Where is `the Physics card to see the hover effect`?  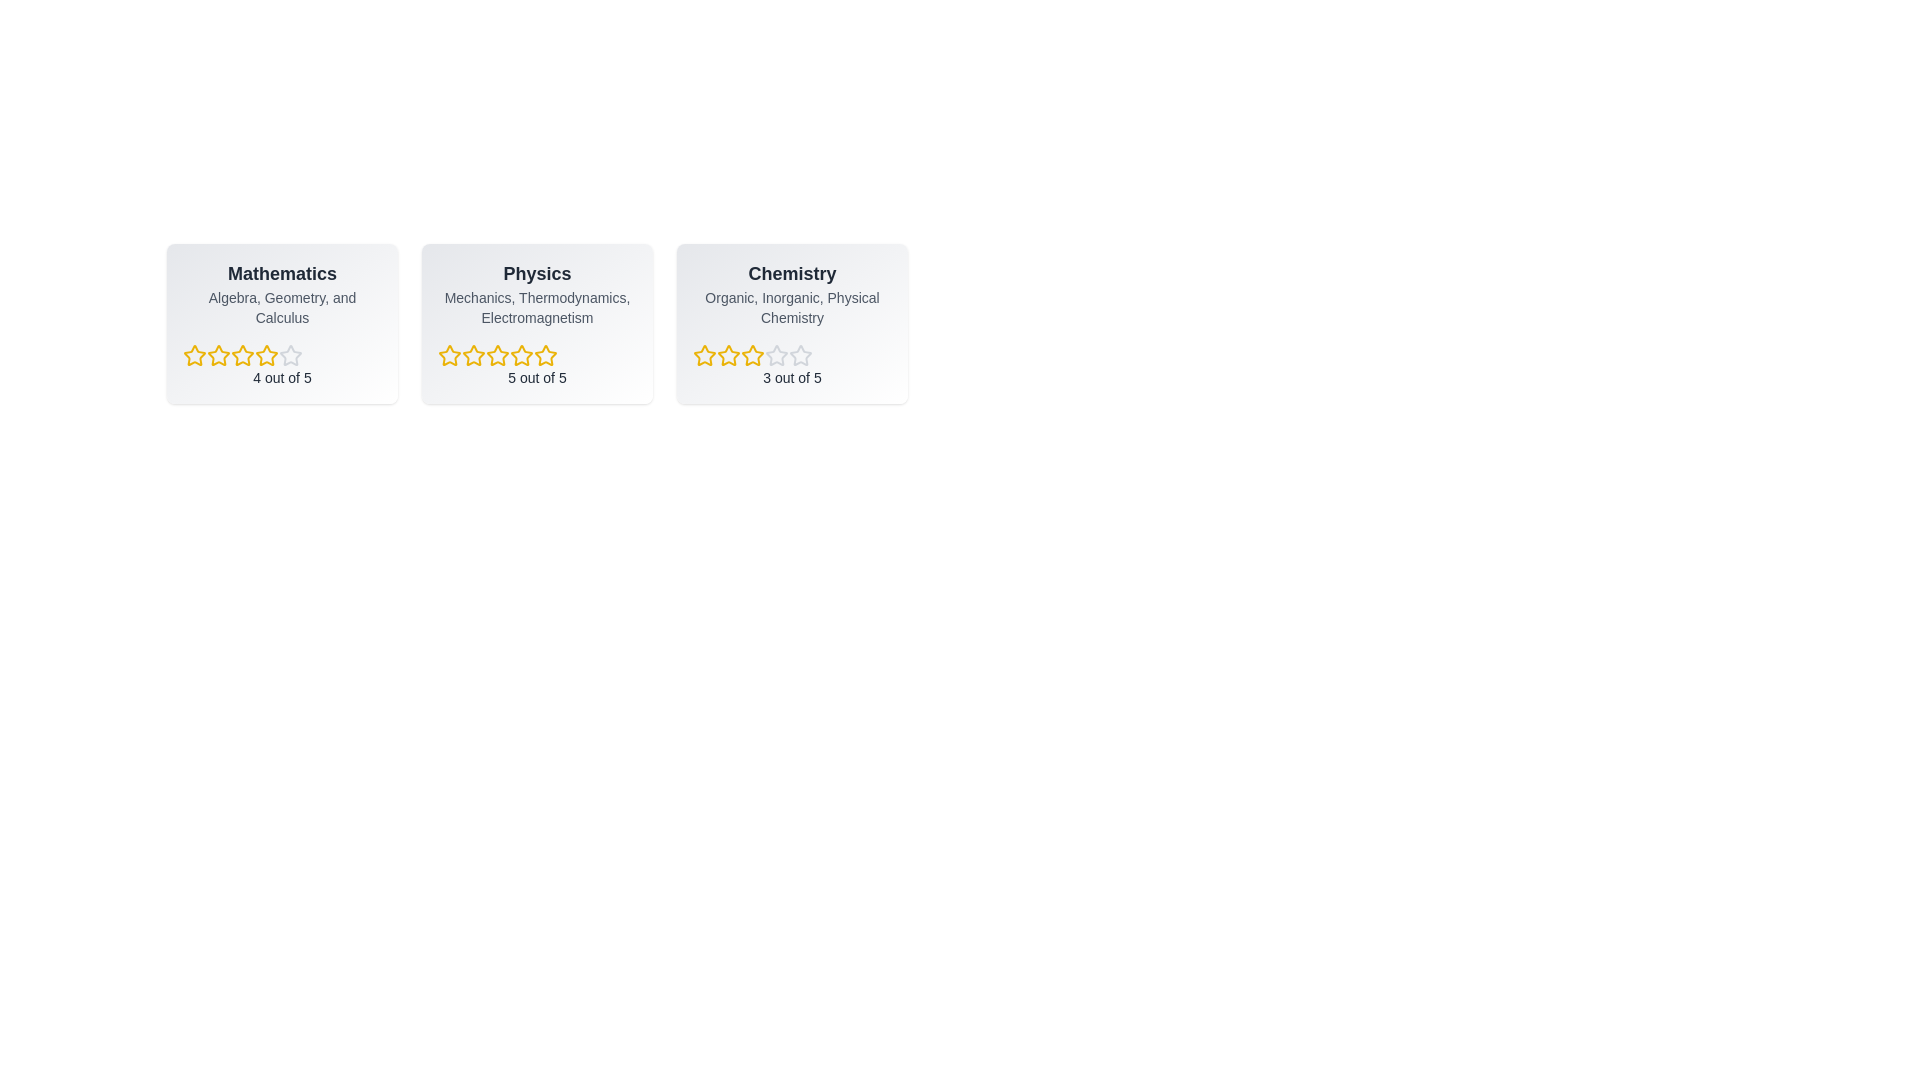 the Physics card to see the hover effect is located at coordinates (537, 323).